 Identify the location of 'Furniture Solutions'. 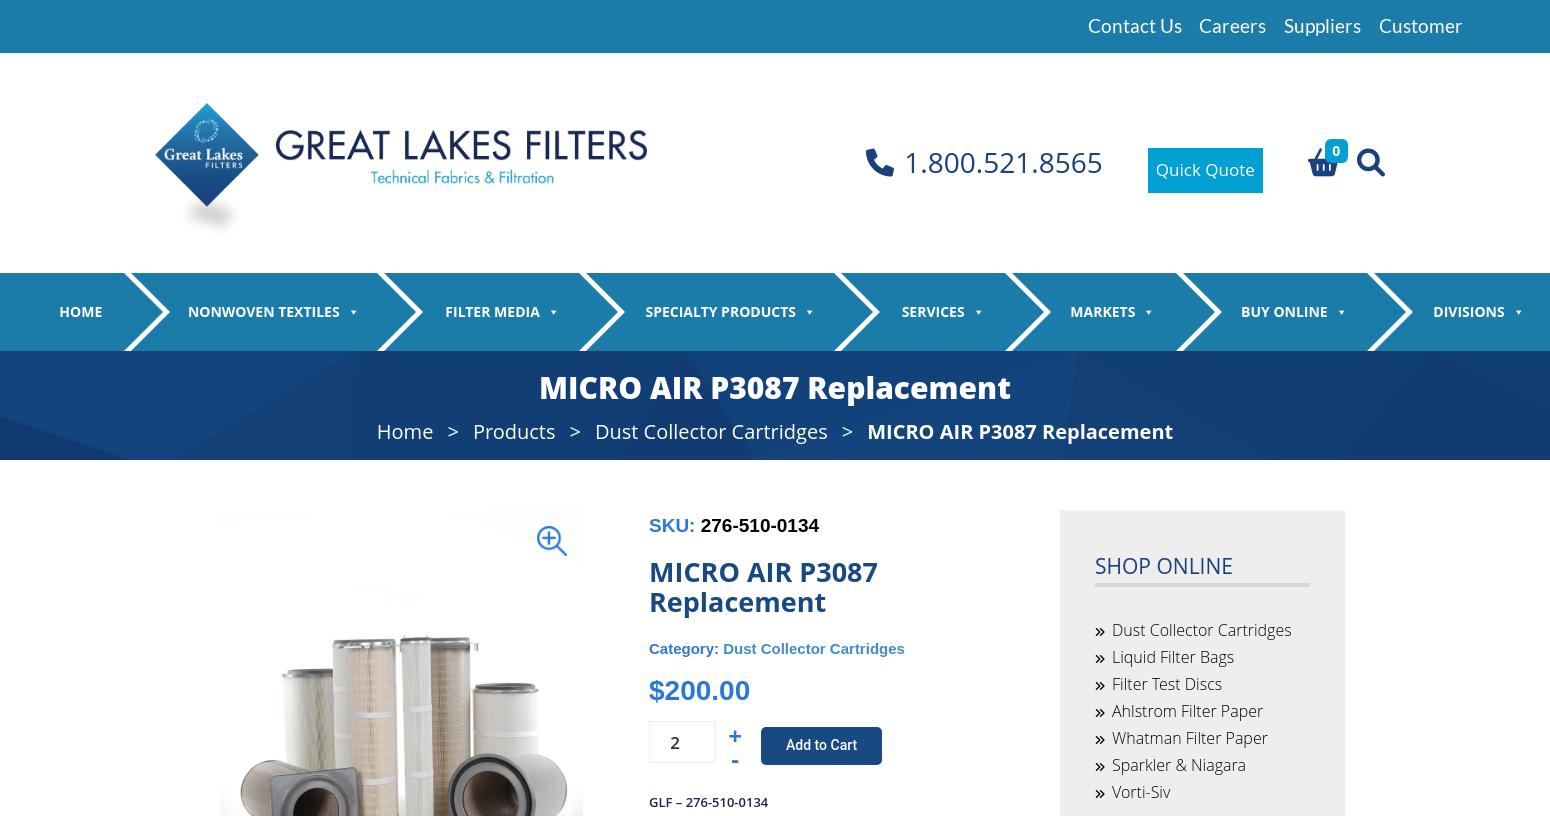
(1082, 552).